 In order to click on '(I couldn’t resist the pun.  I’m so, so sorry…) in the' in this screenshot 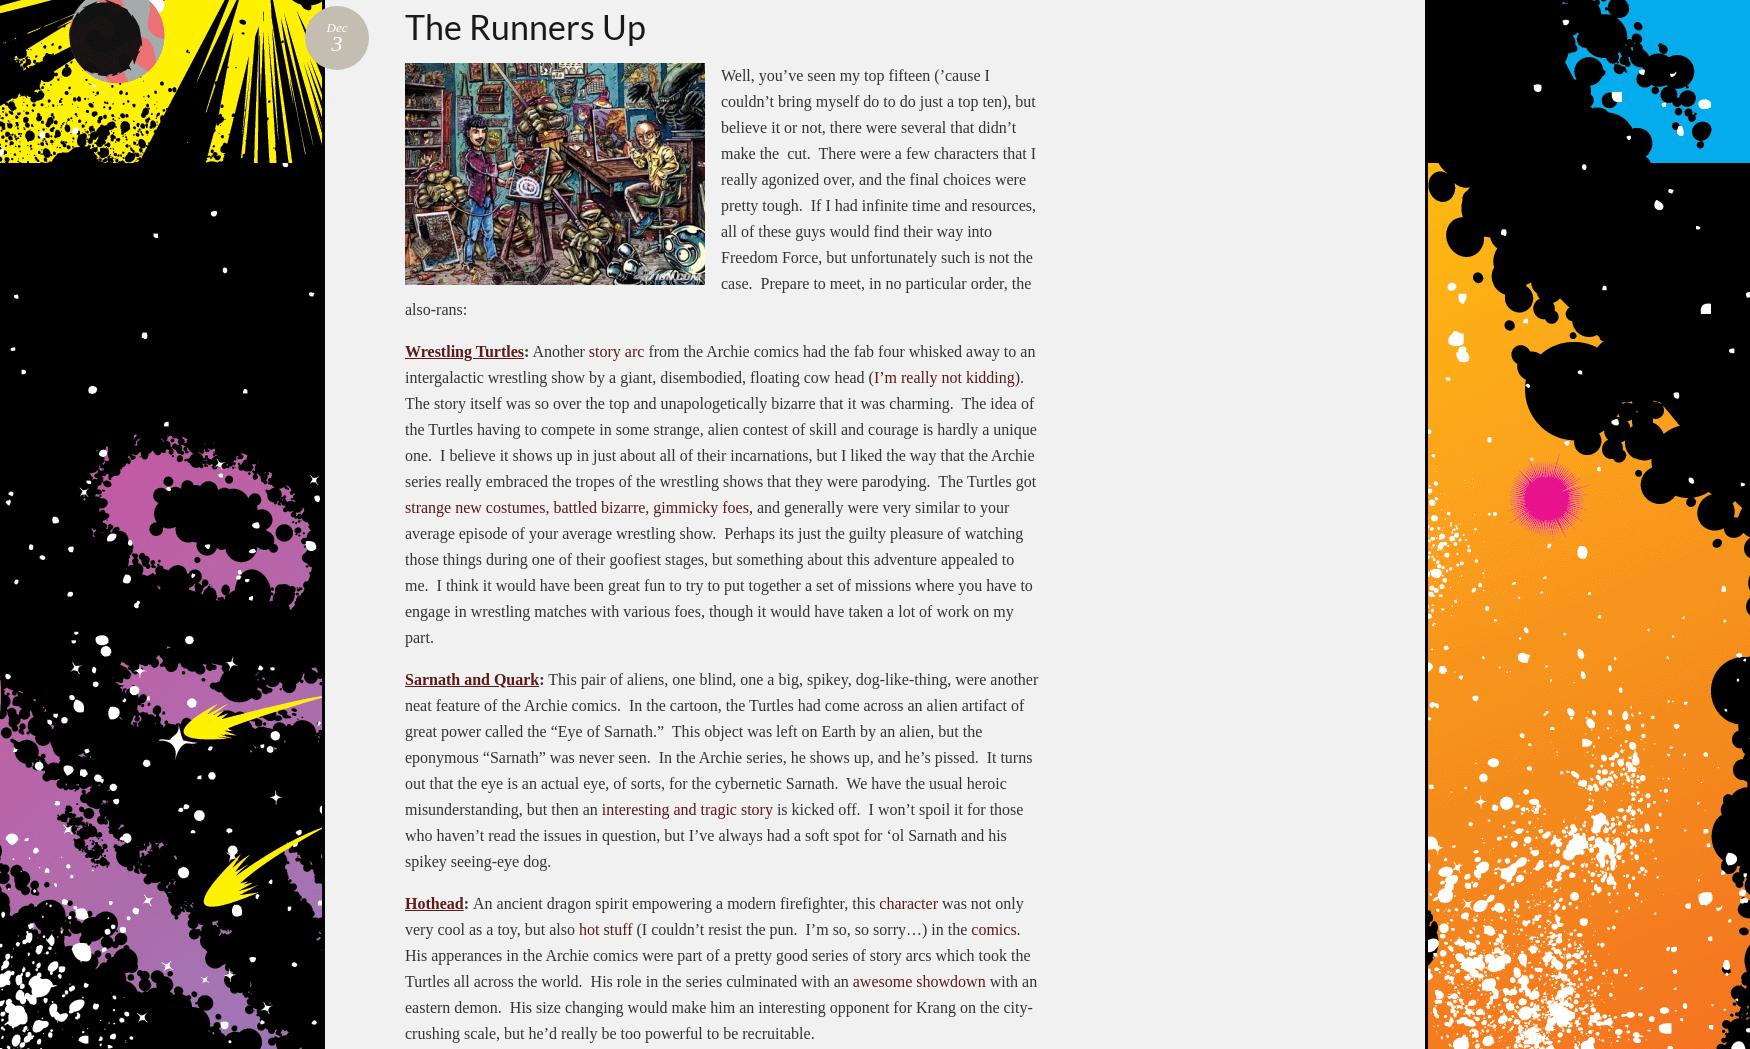, I will do `click(800, 927)`.